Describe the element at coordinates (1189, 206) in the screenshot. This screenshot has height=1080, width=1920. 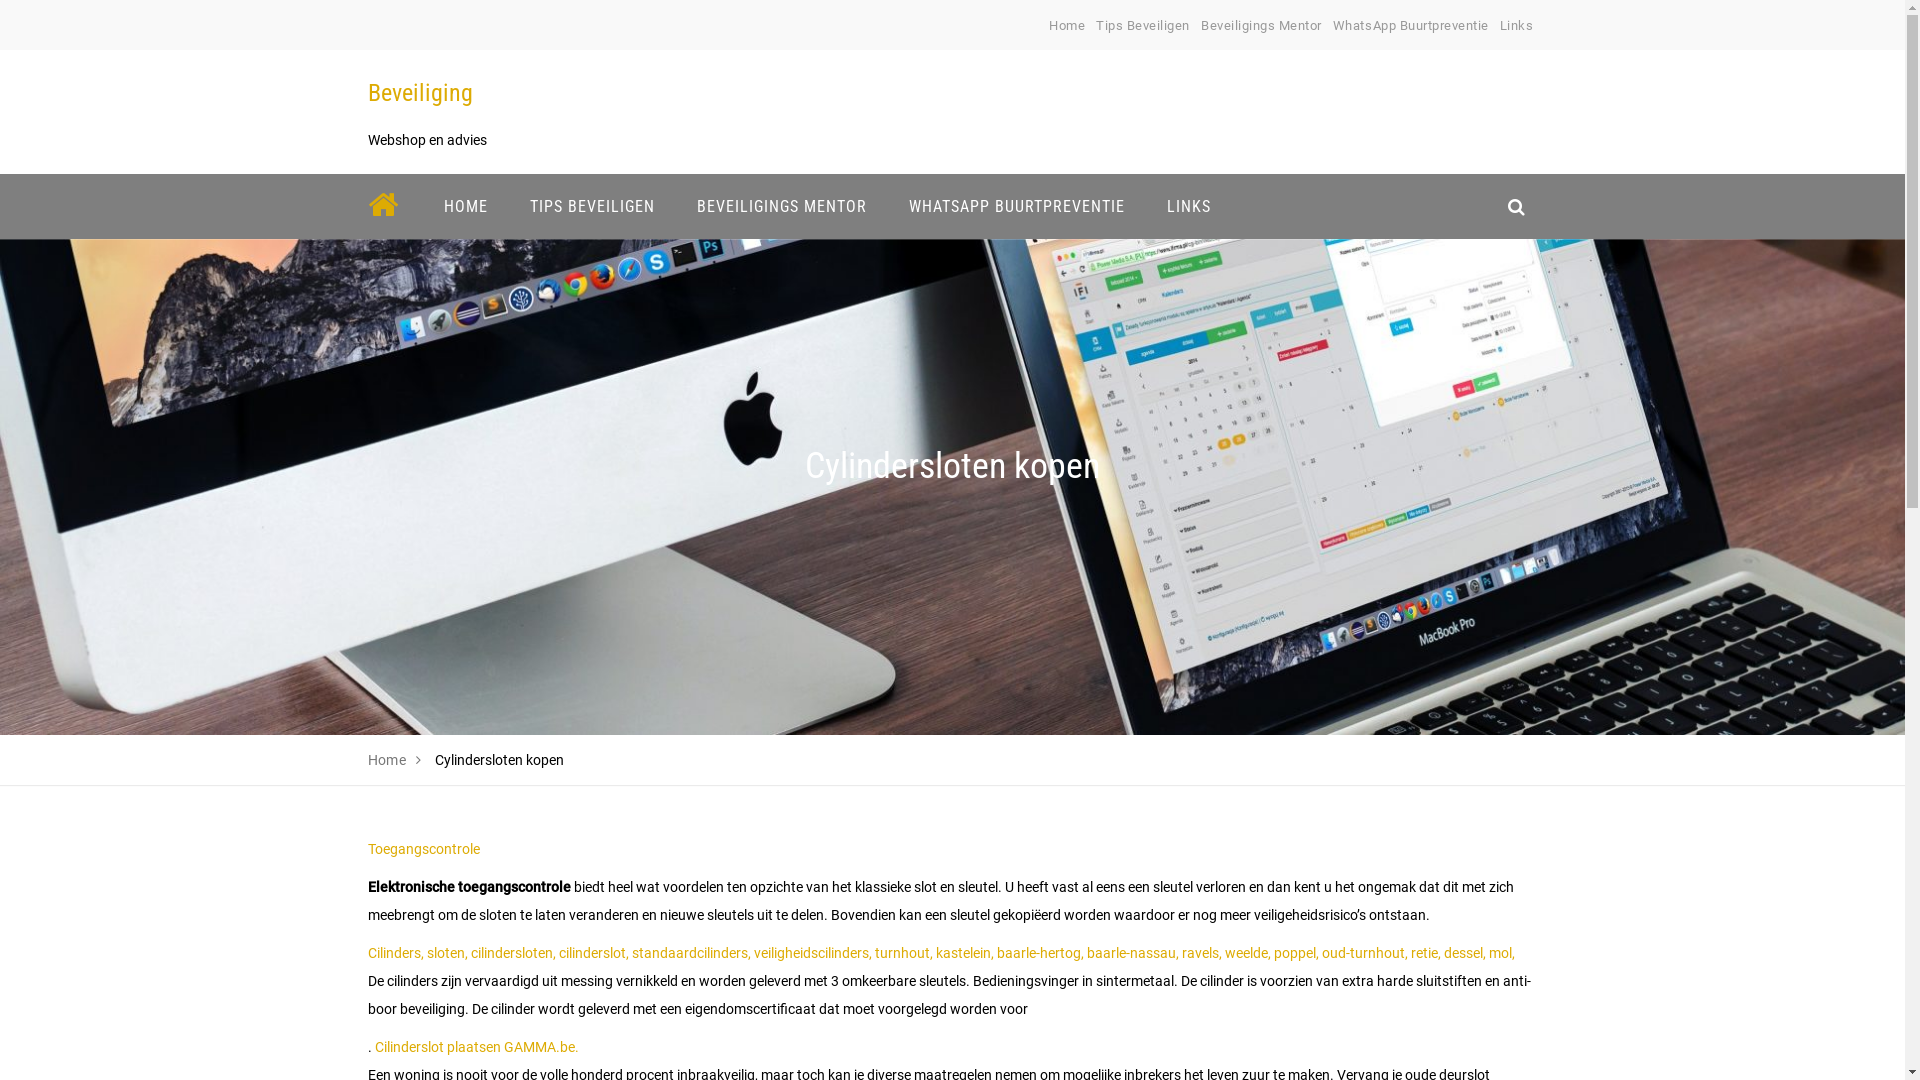
I see `'LINKS'` at that location.